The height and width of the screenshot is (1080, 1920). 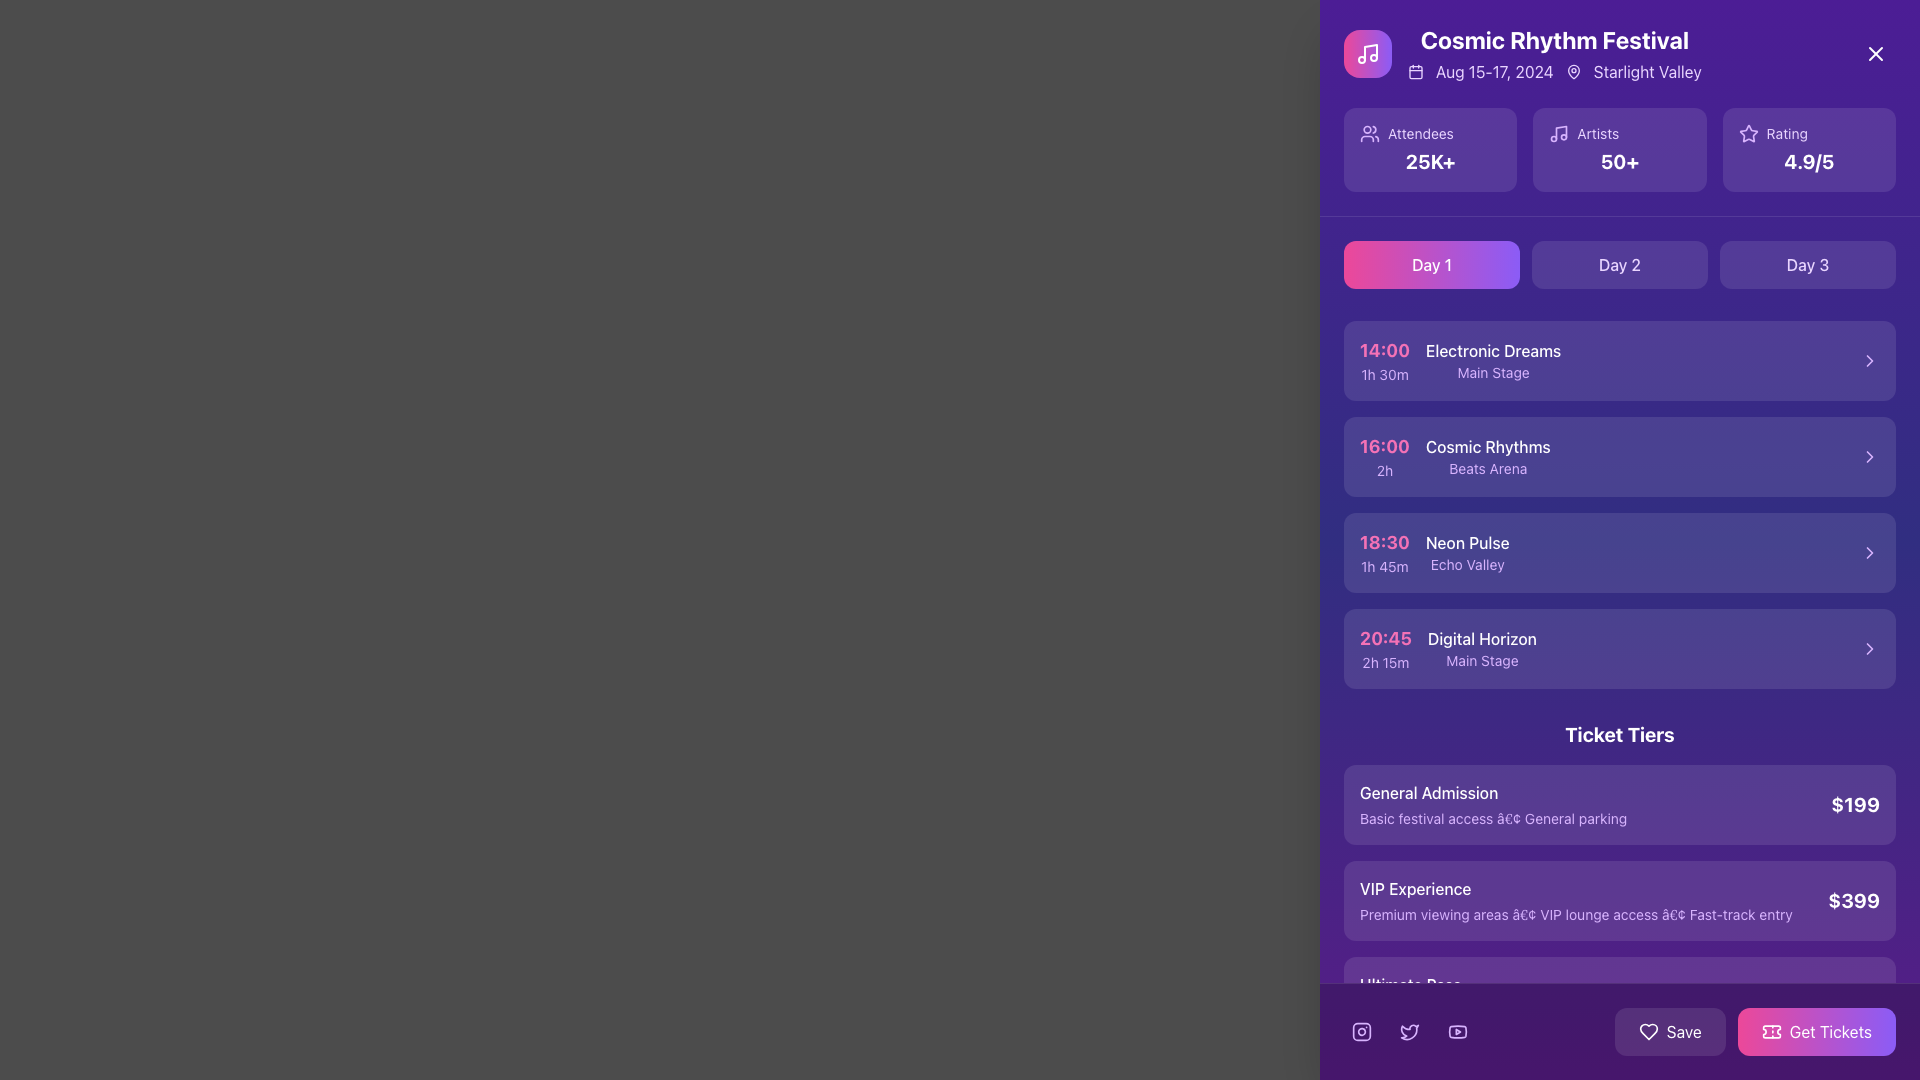 I want to click on the fourth event list item in the event schedule section, which contains the time and duration text ('20:45', '2h 15m') and the location details ('Digital Horizon', 'Main Stage'), so click(x=1620, y=648).